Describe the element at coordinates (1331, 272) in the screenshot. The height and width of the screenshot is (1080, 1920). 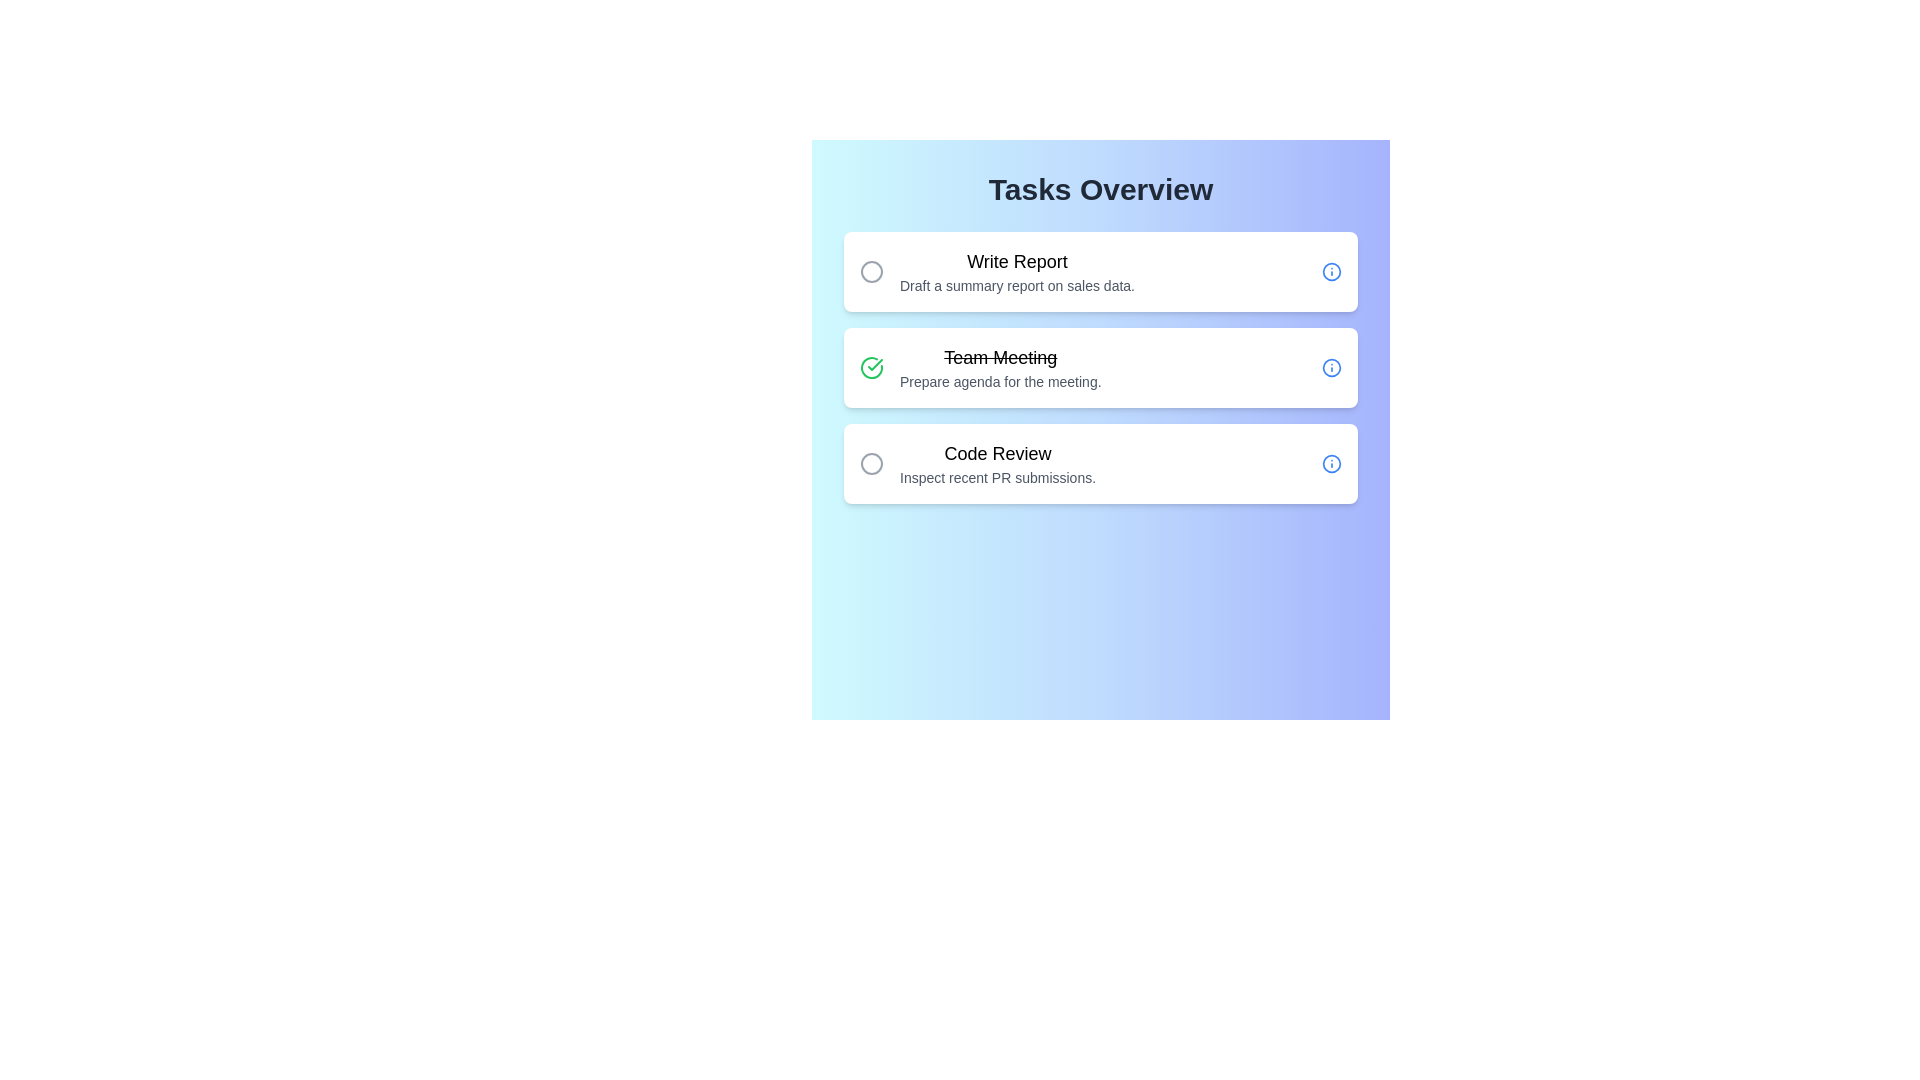
I see `the 'Info' icon for the task 'Write Report' to inspect its details` at that location.